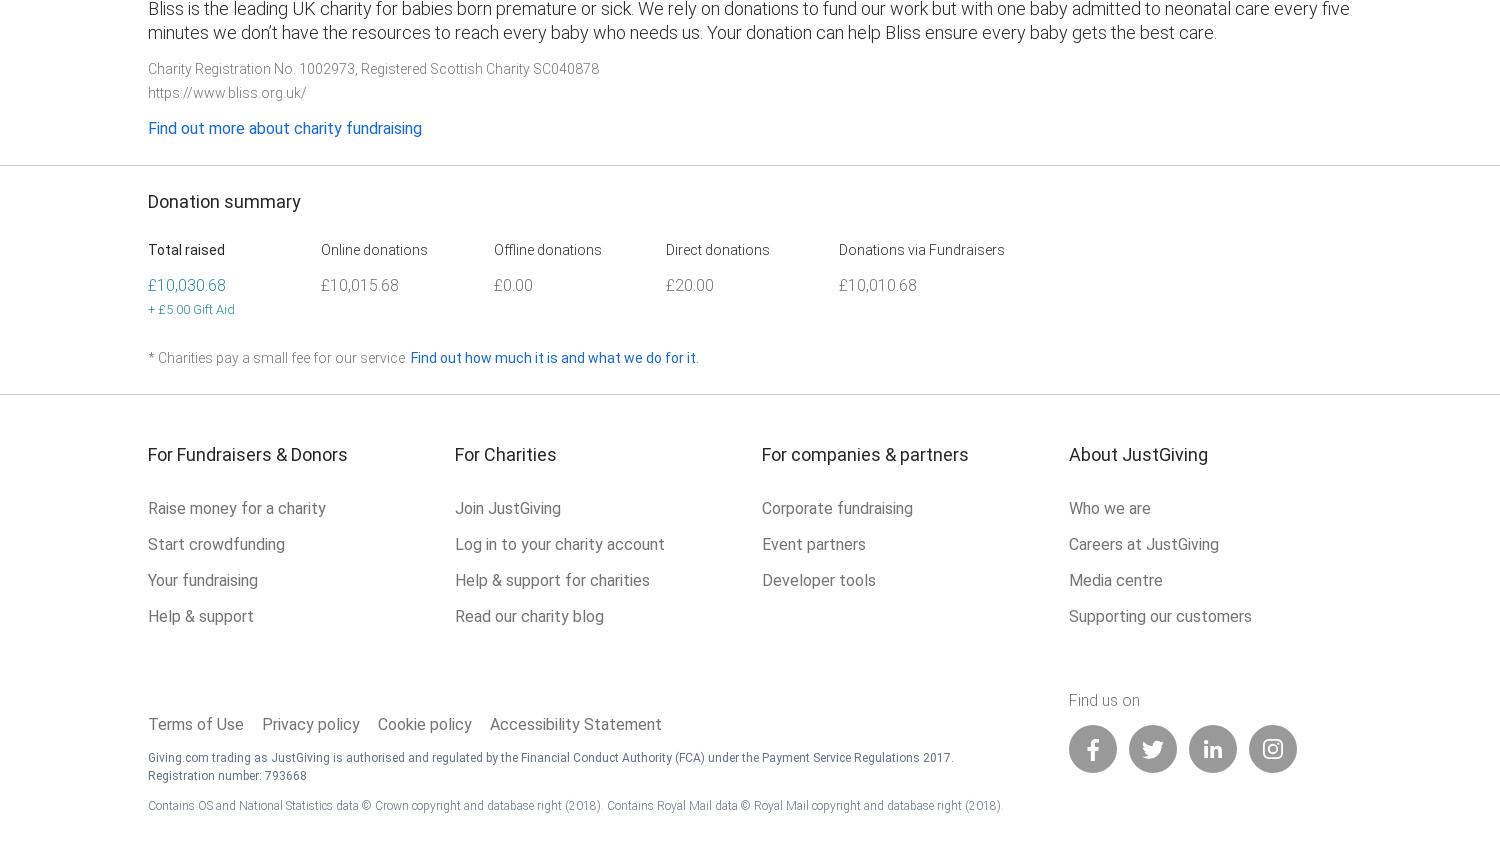 This screenshot has height=851, width=1500. I want to click on 'Offline donations', so click(547, 249).